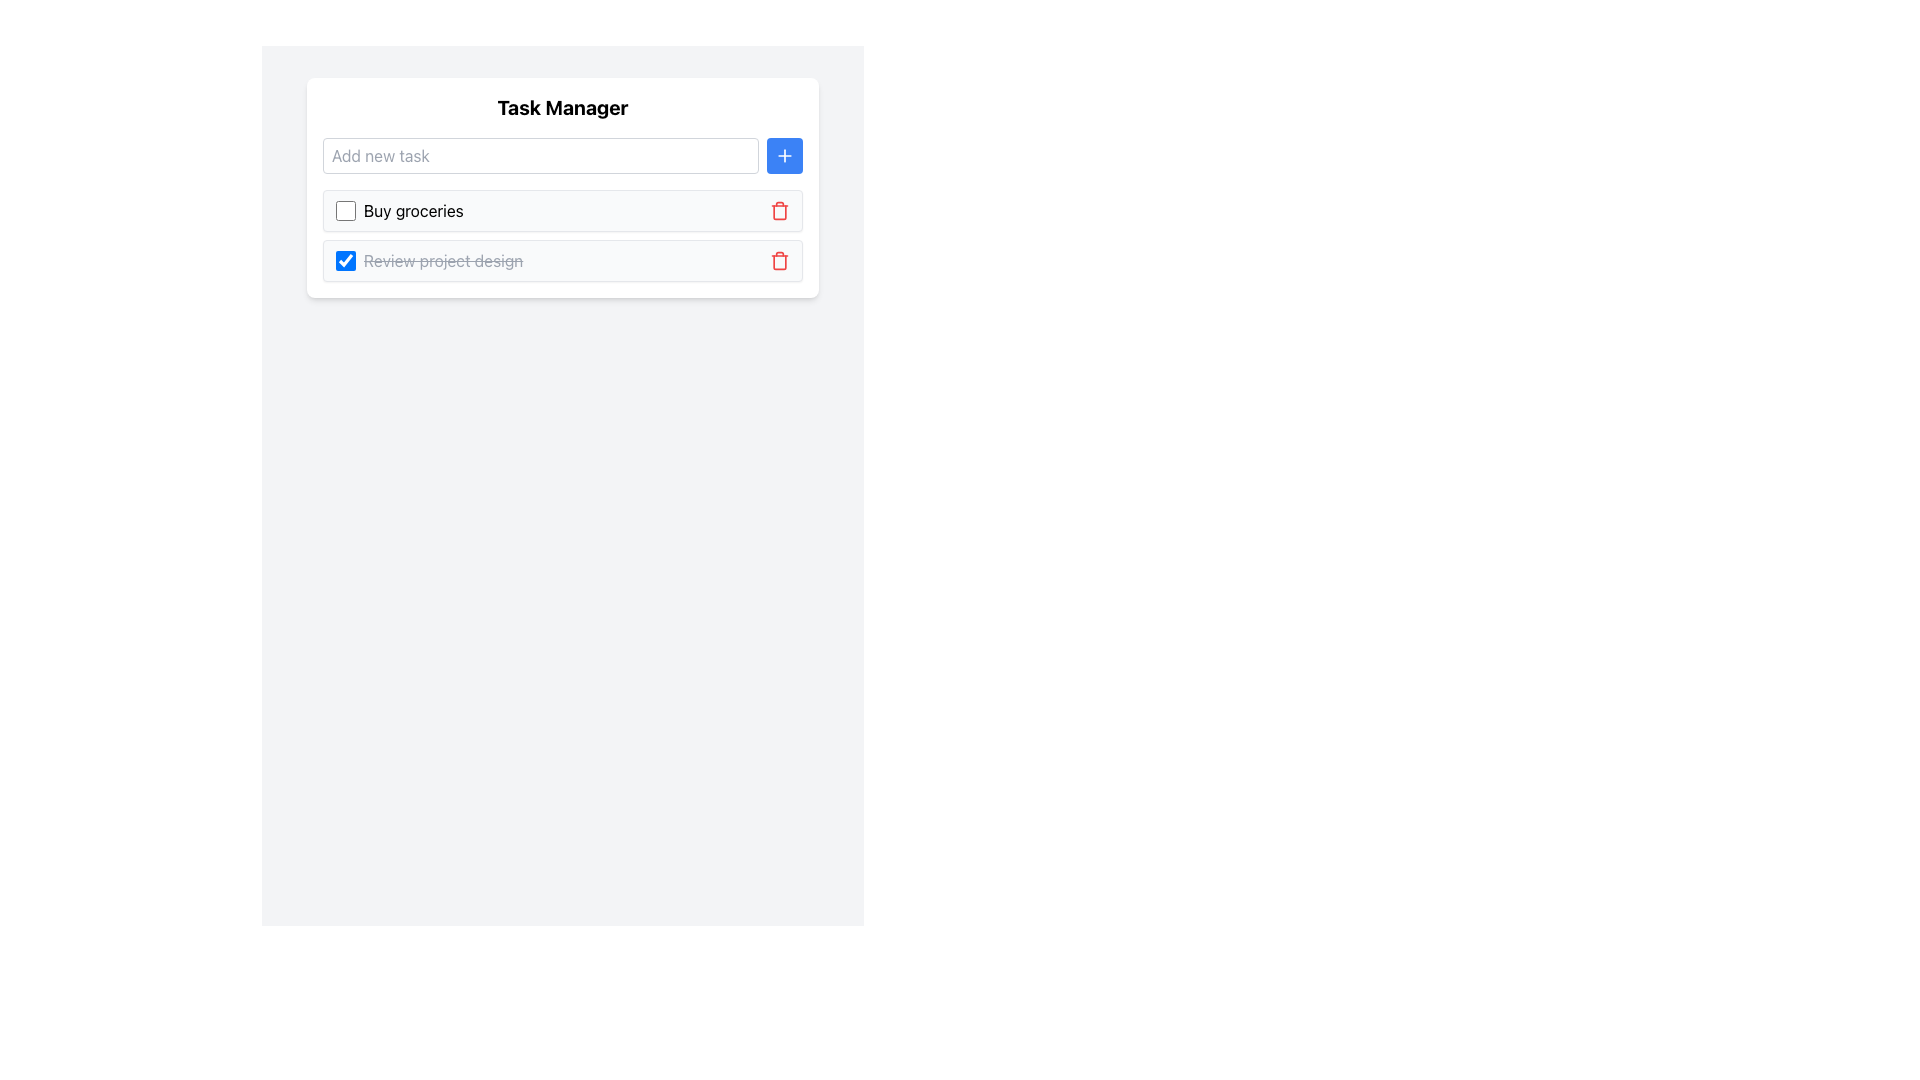  I want to click on the empty green-bordered checkbox located to the left of the task label 'Buy groceries', so click(345, 211).